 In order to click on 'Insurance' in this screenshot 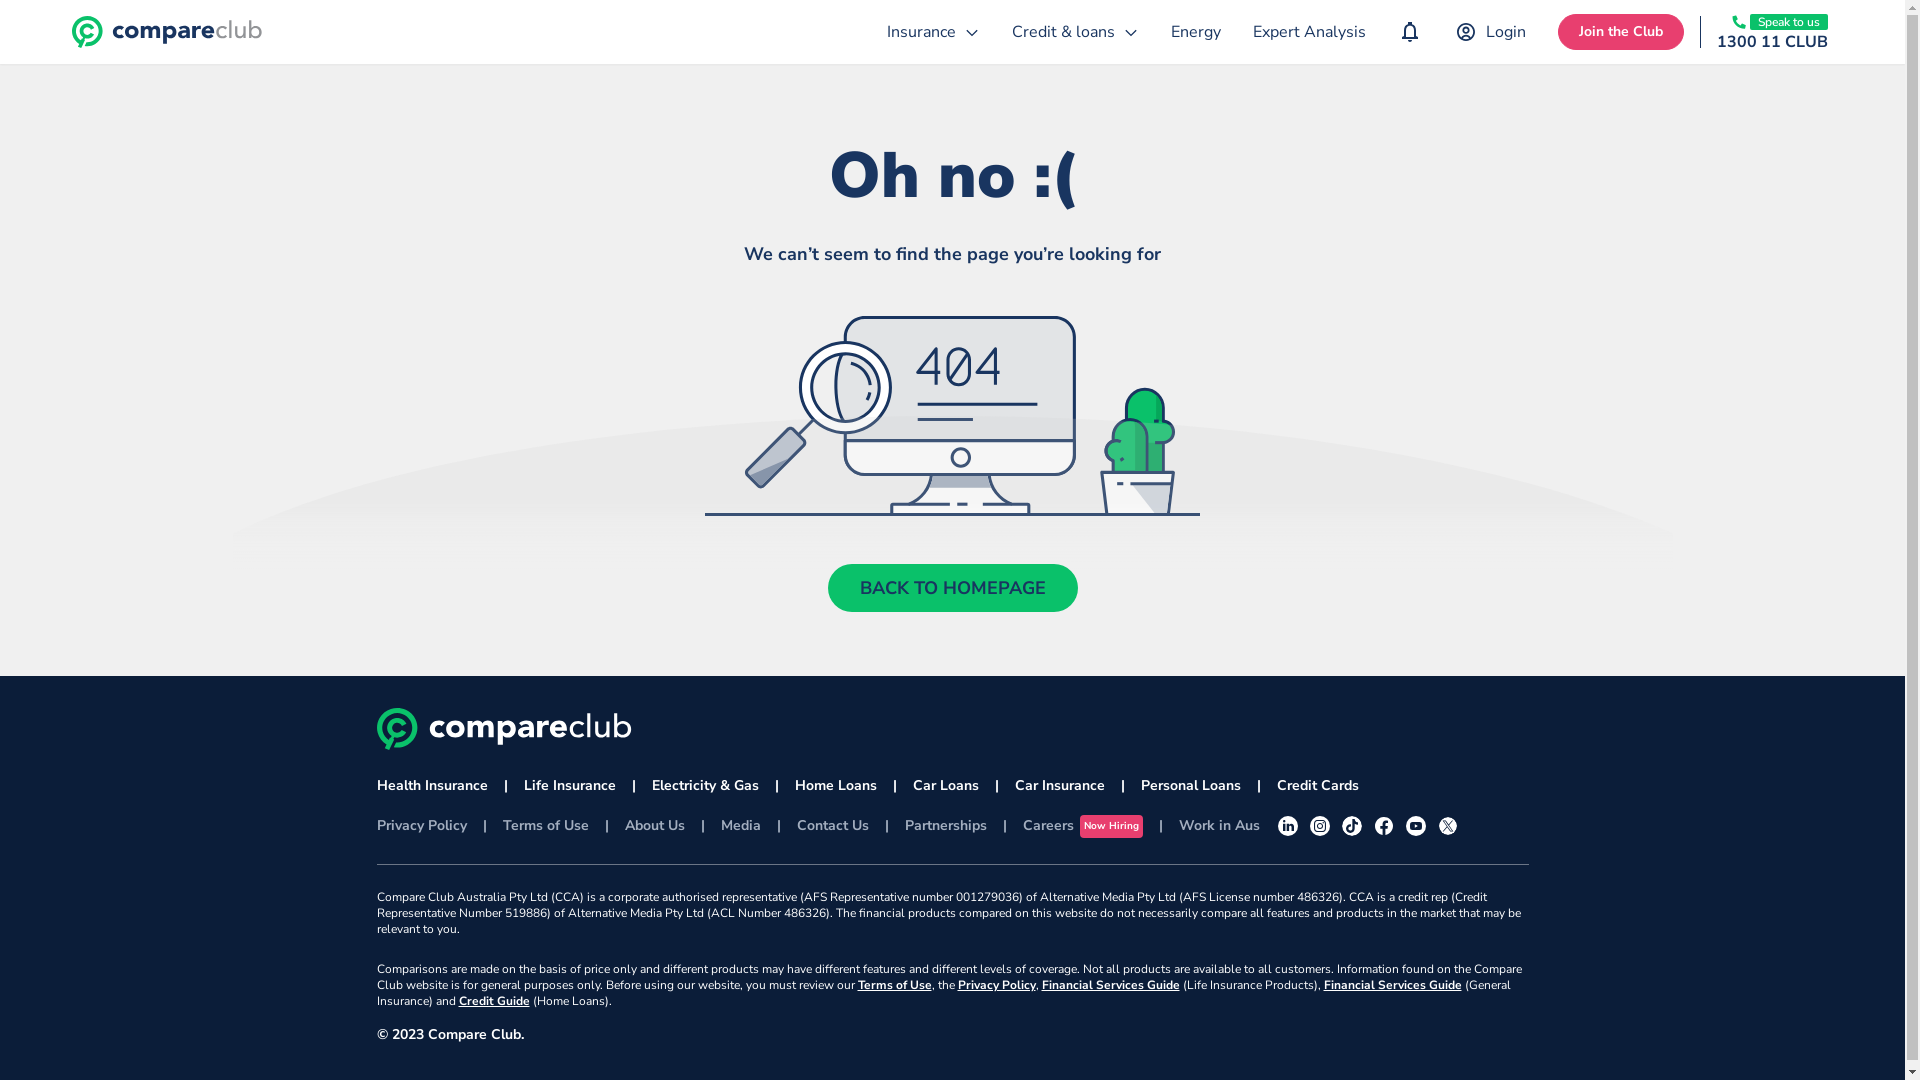, I will do `click(870, 31)`.